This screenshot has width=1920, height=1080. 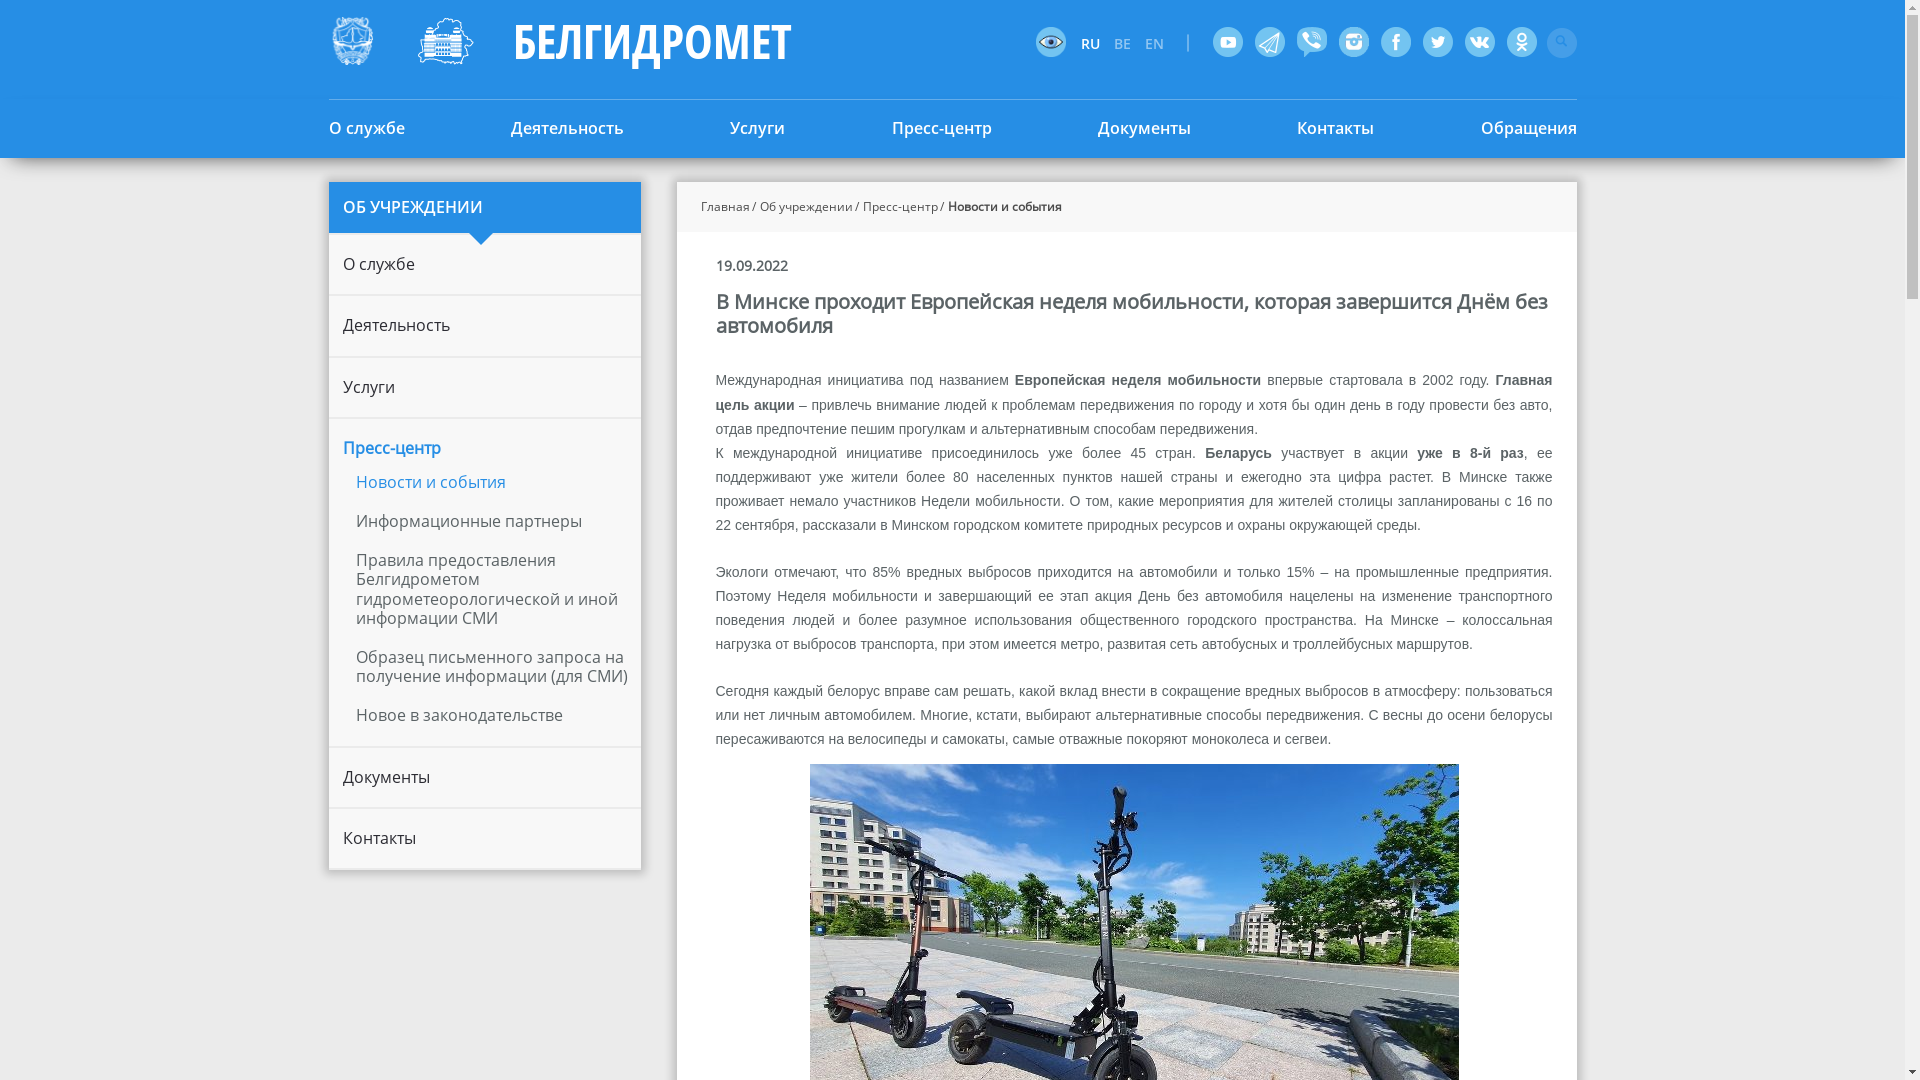 What do you see at coordinates (1394, 42) in the screenshot?
I see `'facebook'` at bounding box center [1394, 42].